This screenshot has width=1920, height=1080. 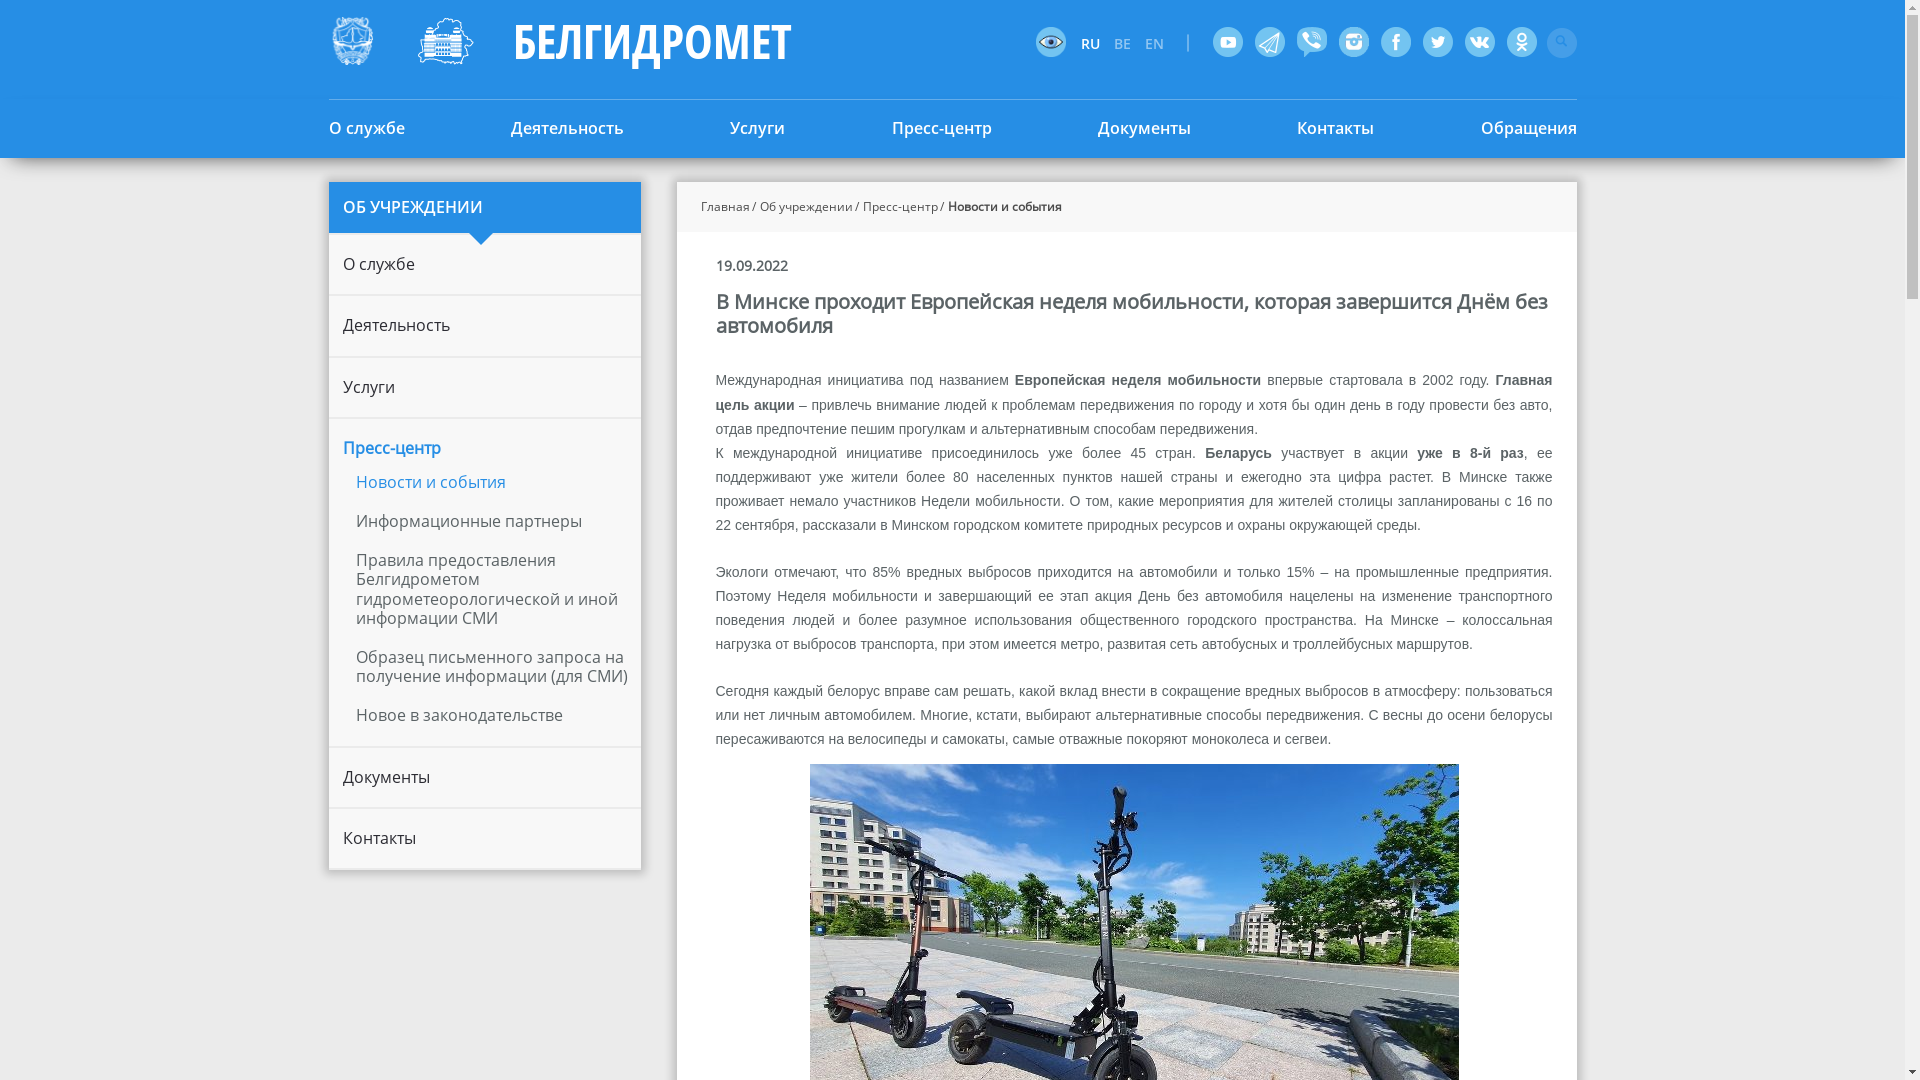 What do you see at coordinates (1394, 42) in the screenshot?
I see `'facebook'` at bounding box center [1394, 42].